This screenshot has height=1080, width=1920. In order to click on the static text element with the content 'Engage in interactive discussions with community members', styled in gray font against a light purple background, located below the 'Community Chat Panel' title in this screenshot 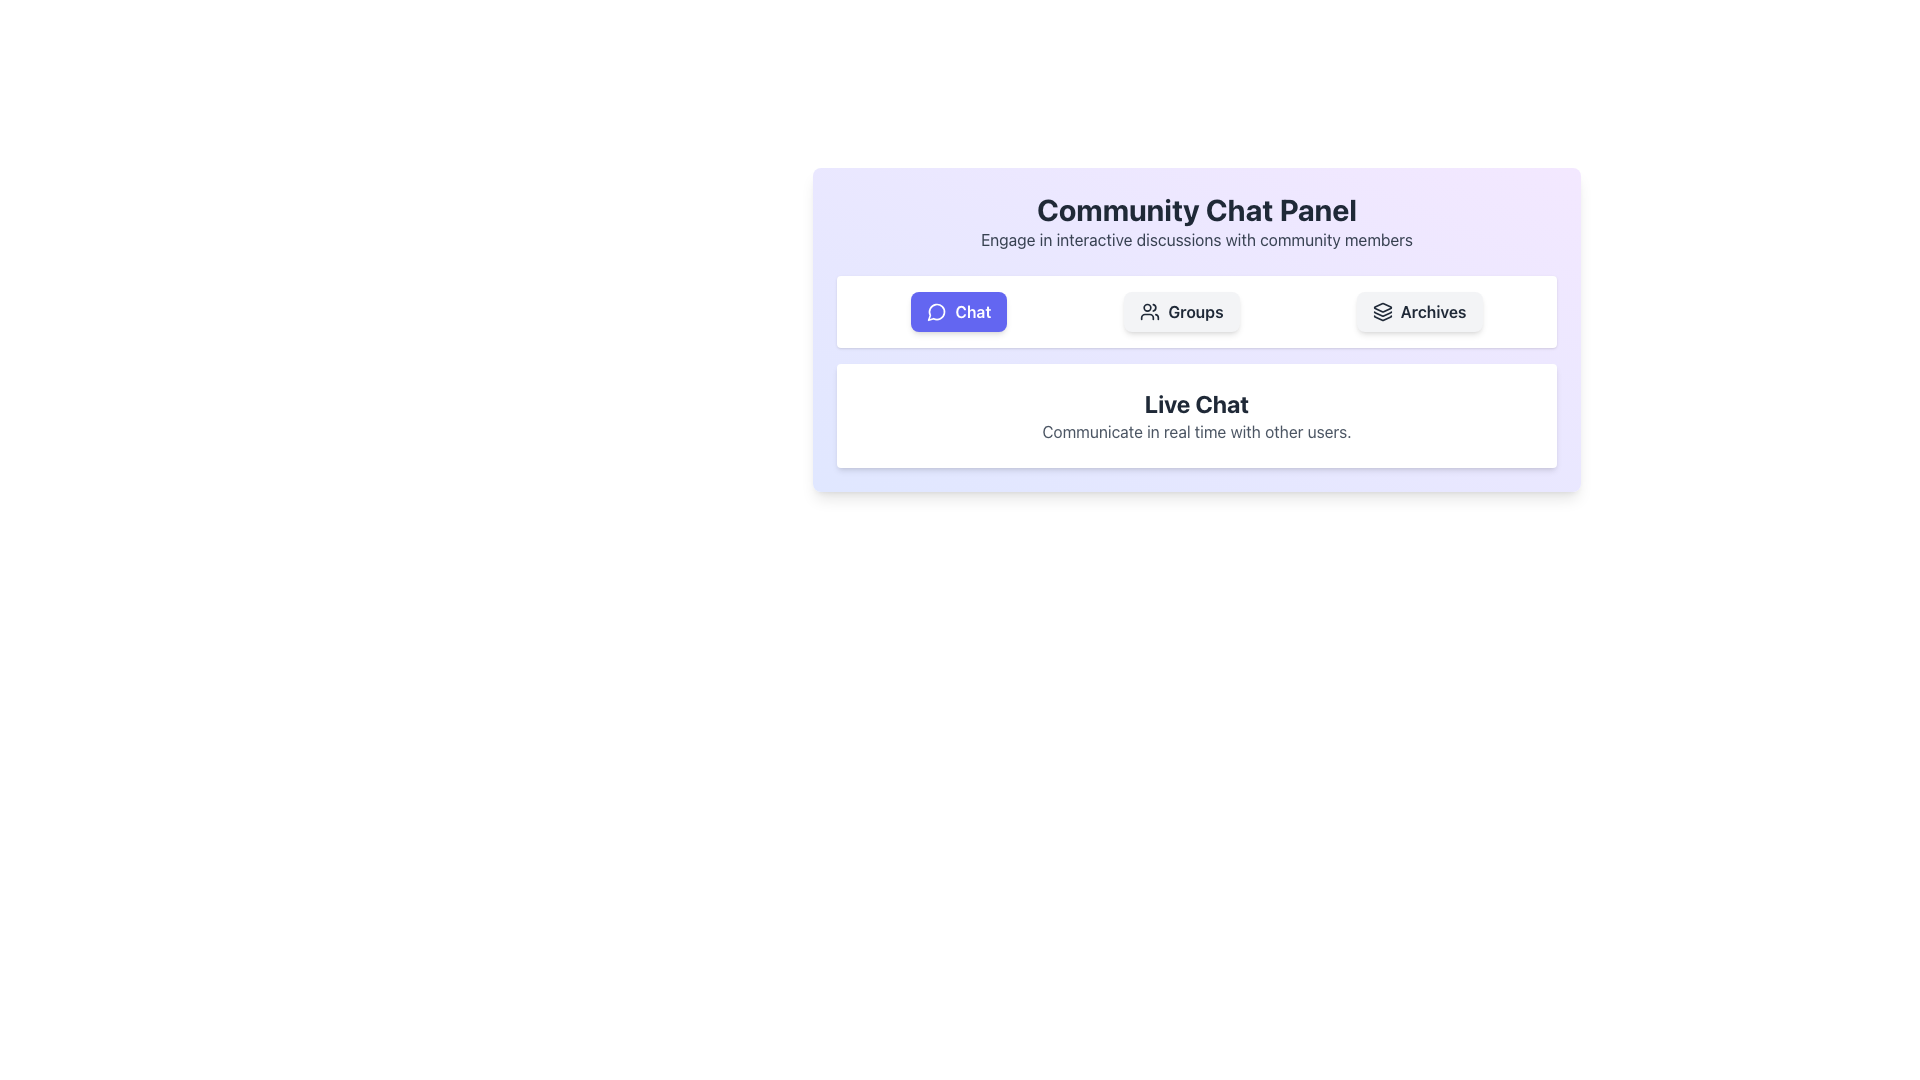, I will do `click(1196, 238)`.